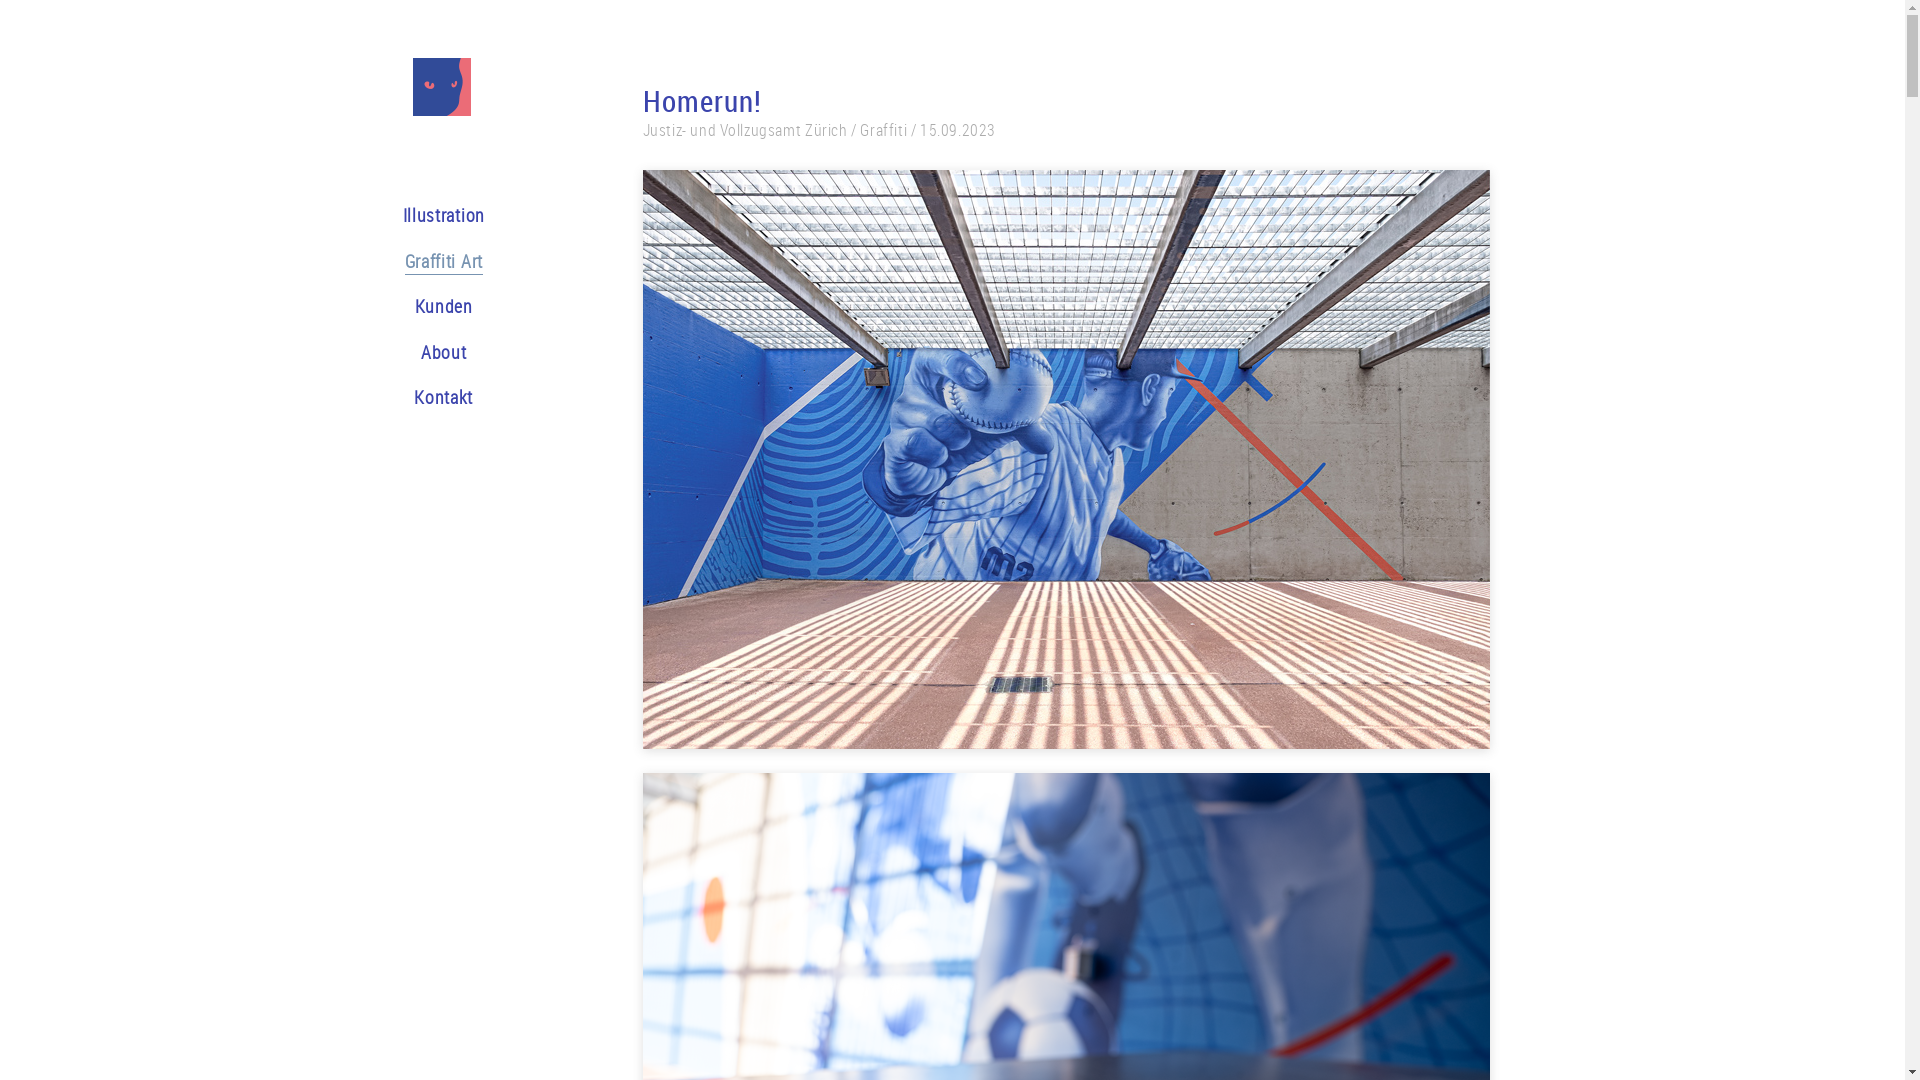  What do you see at coordinates (442, 399) in the screenshot?
I see `'Kontakt'` at bounding box center [442, 399].